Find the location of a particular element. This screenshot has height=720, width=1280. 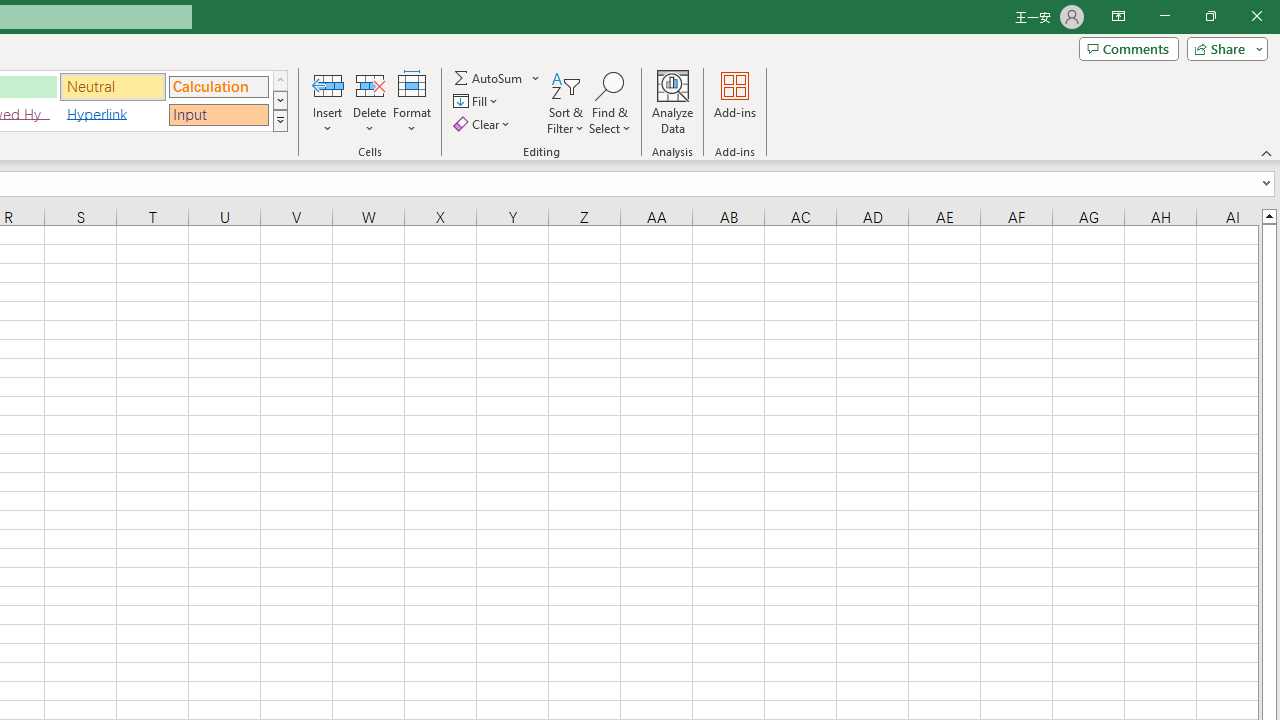

'Fill' is located at coordinates (477, 101).